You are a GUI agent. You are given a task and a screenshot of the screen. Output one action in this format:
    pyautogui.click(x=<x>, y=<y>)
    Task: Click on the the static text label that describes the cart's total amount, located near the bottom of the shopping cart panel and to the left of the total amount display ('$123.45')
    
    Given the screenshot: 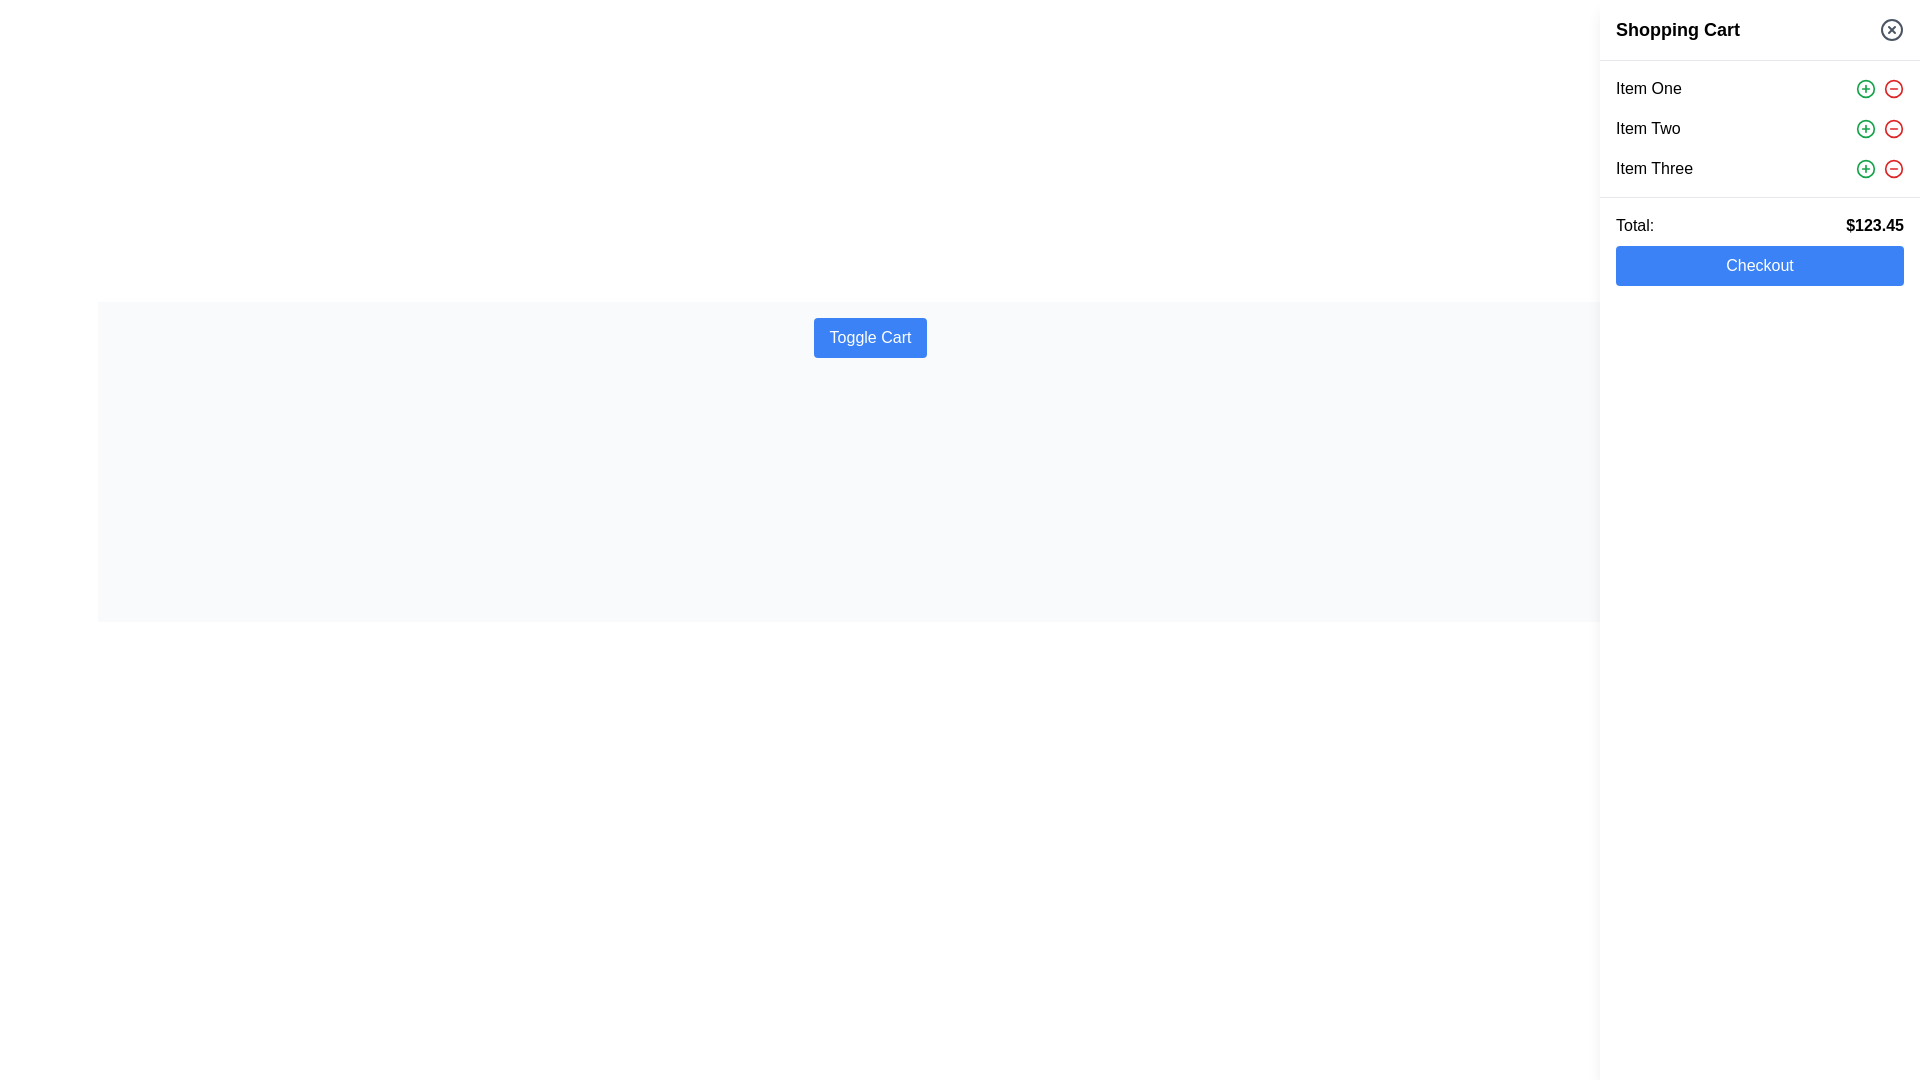 What is the action you would take?
    pyautogui.click(x=1635, y=225)
    